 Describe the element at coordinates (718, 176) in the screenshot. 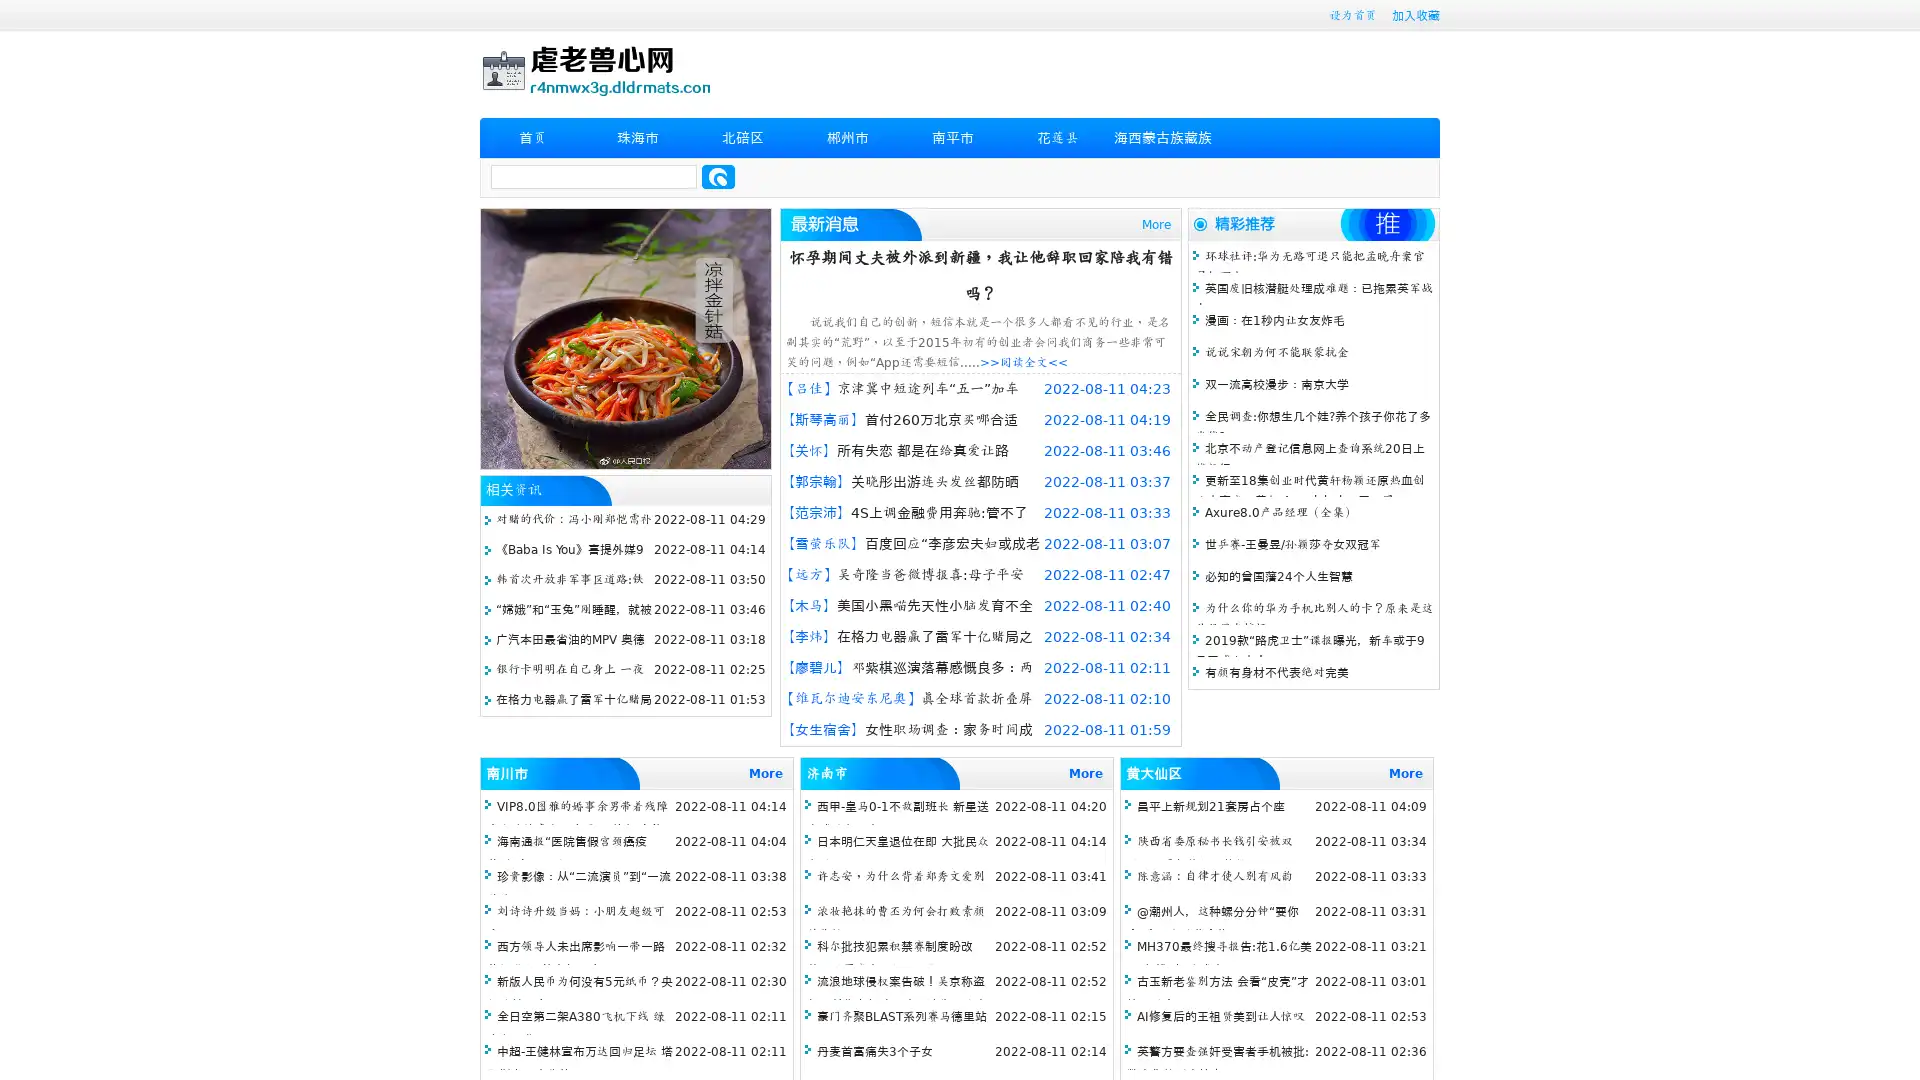

I see `Search` at that location.